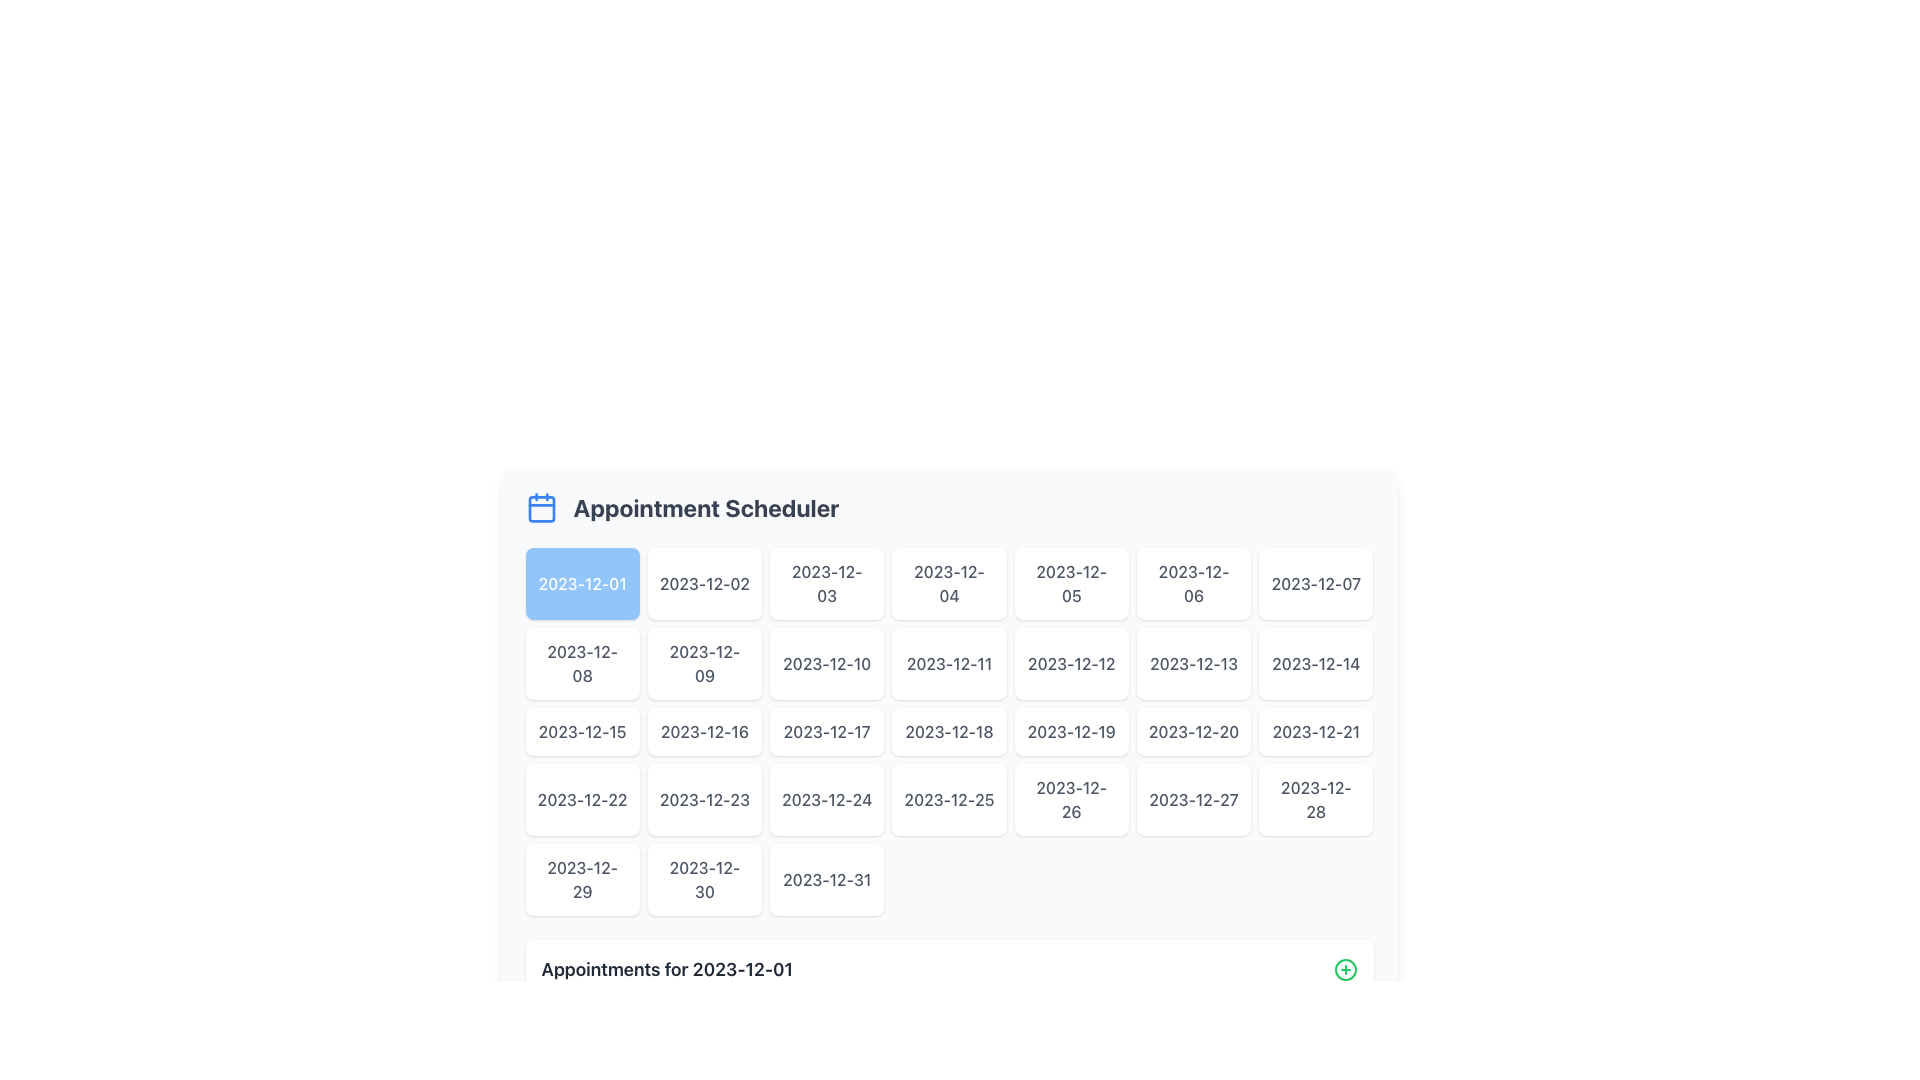 The image size is (1920, 1080). I want to click on the selectable date option button located in the last row and last column of the grid under the 'Appointment Scheduler' header to observe potential visual changes, so click(827, 878).